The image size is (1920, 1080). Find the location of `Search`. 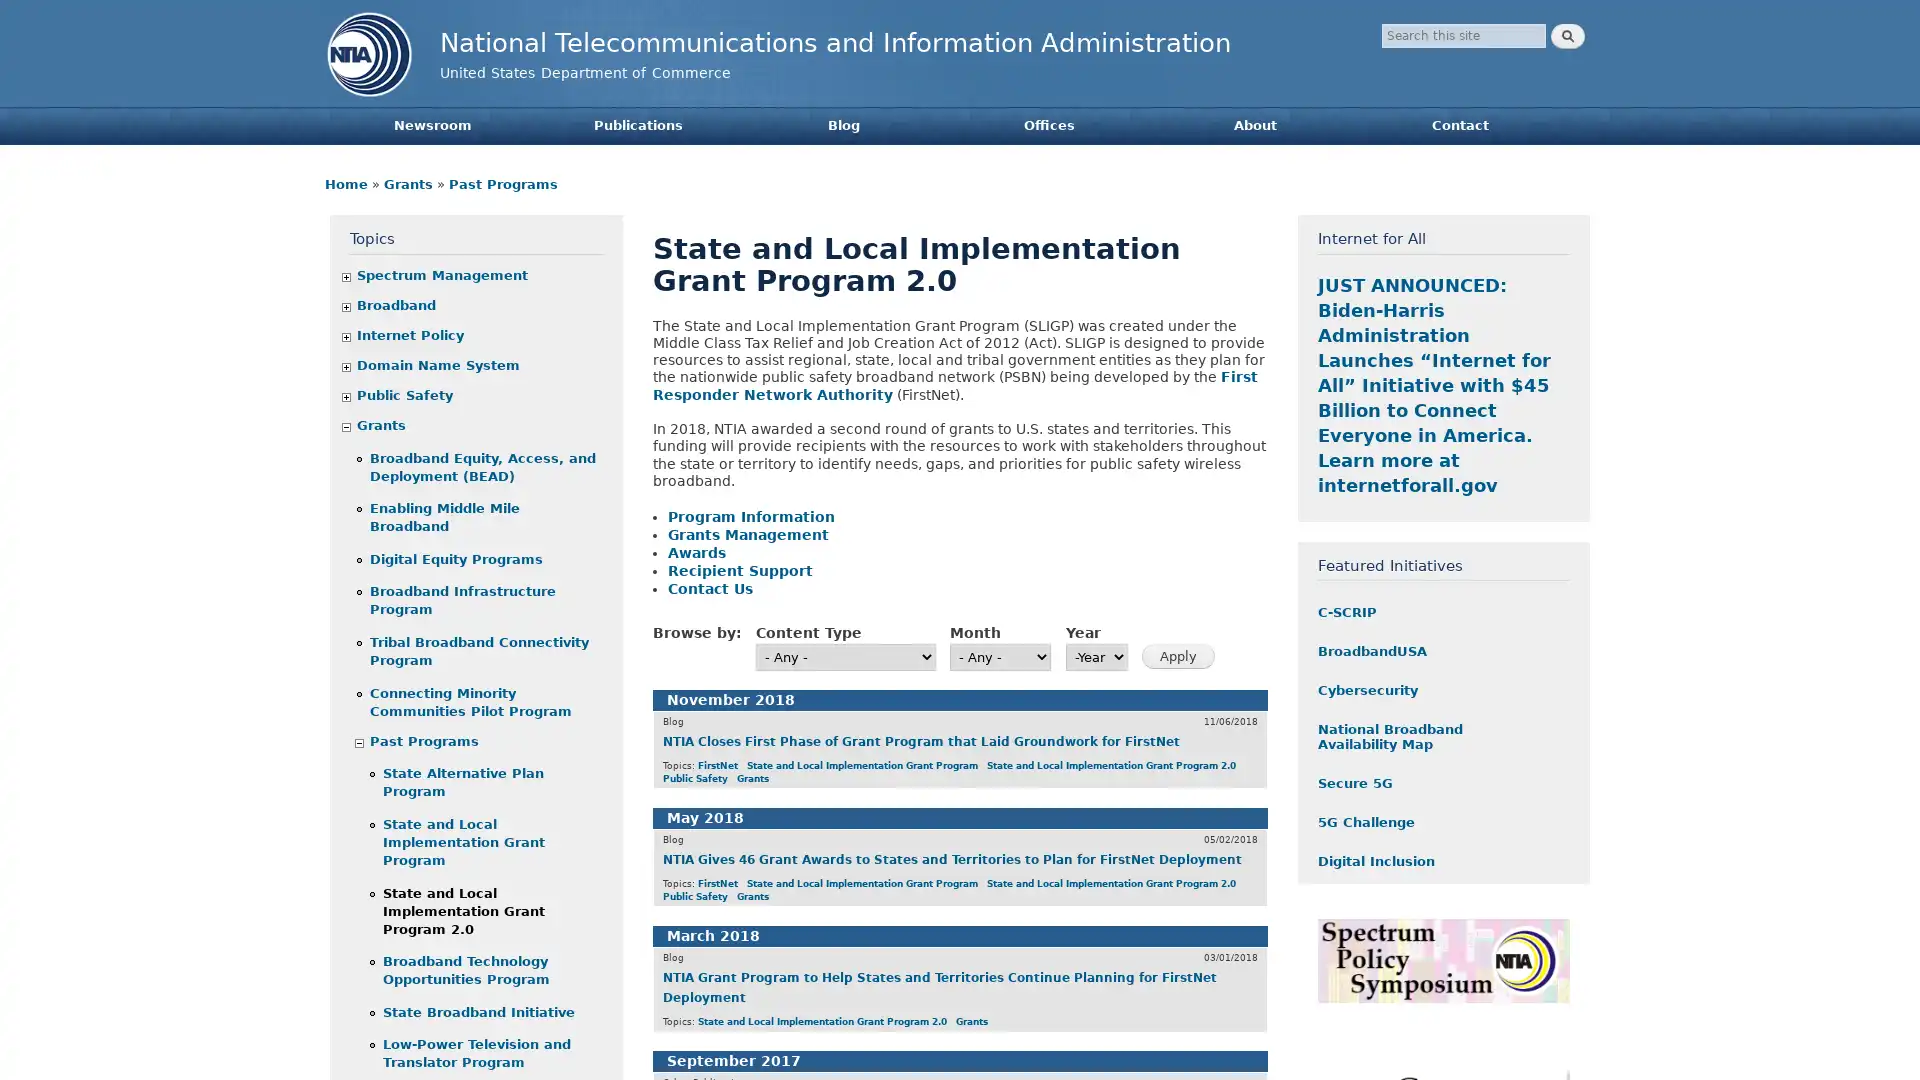

Search is located at coordinates (1567, 36).